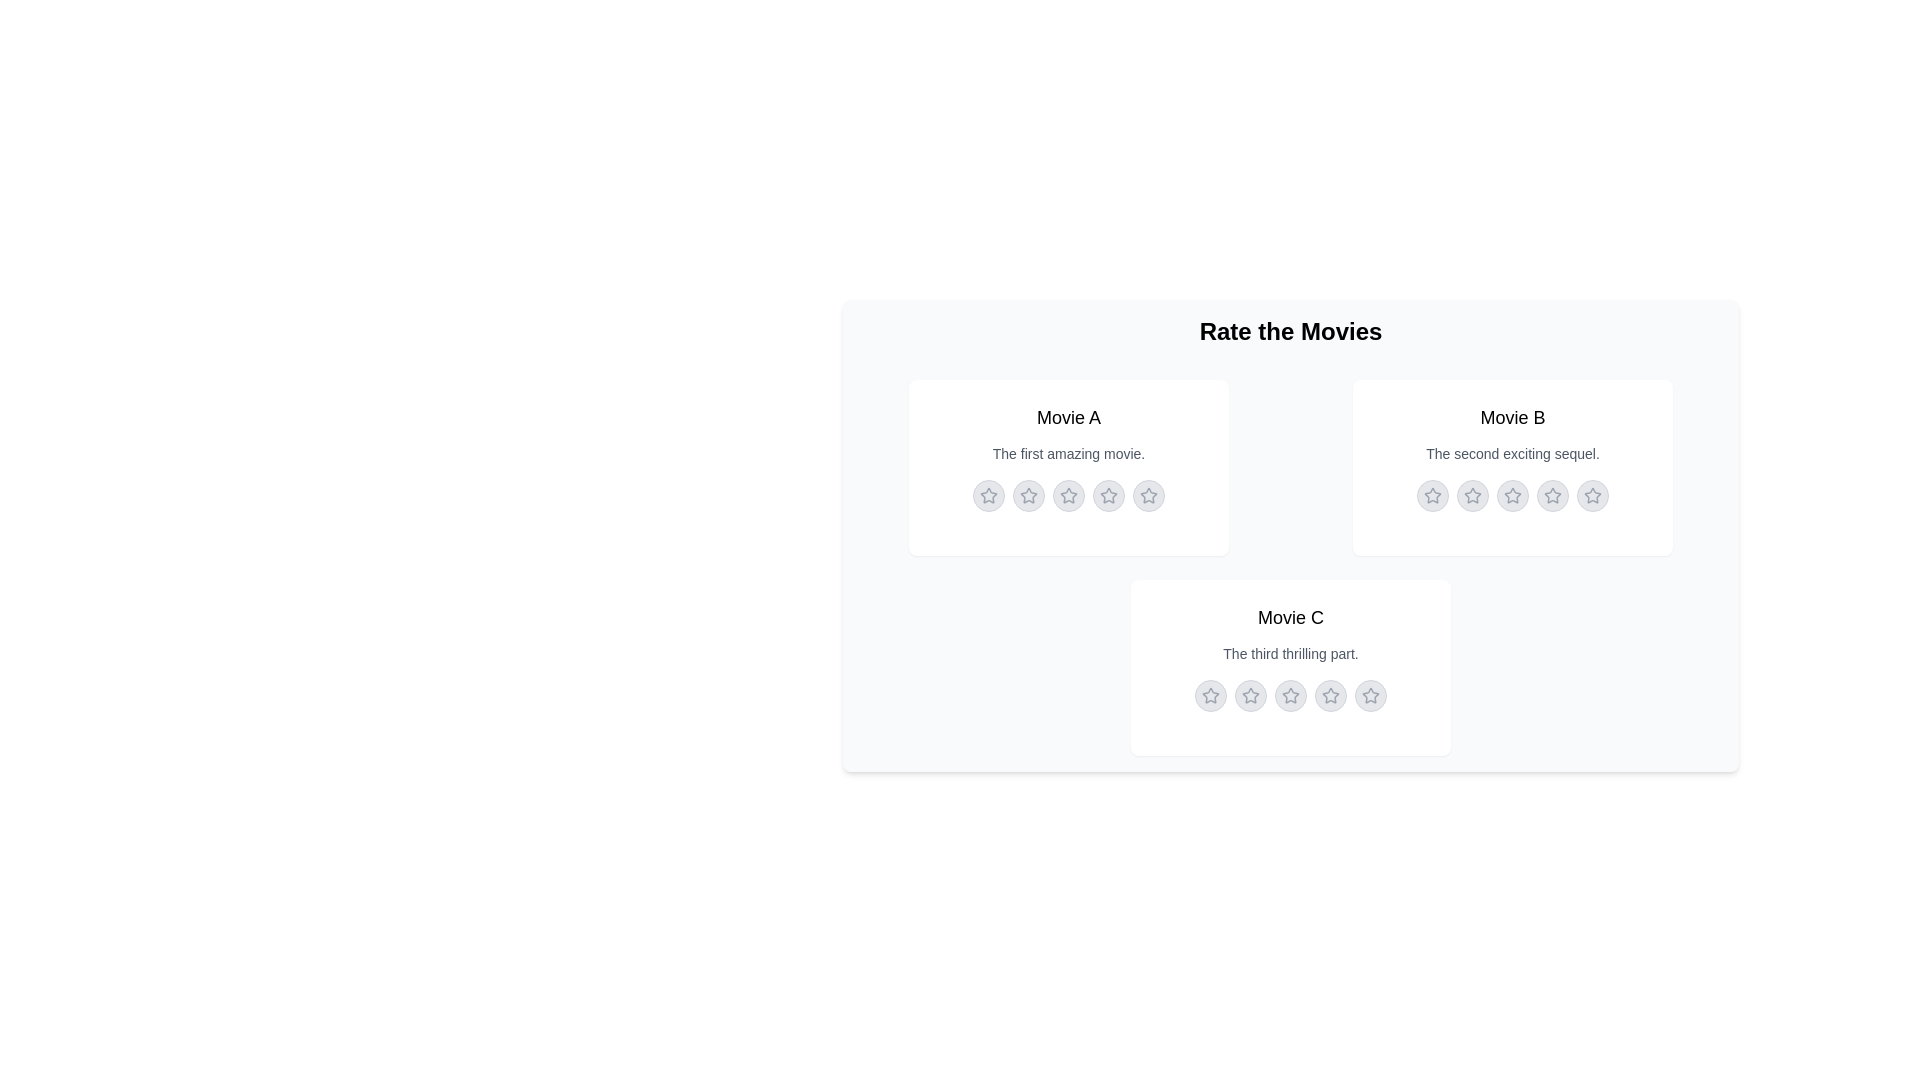  What do you see at coordinates (1472, 494) in the screenshot?
I see `the second star in the rating row under 'Movie B'` at bounding box center [1472, 494].